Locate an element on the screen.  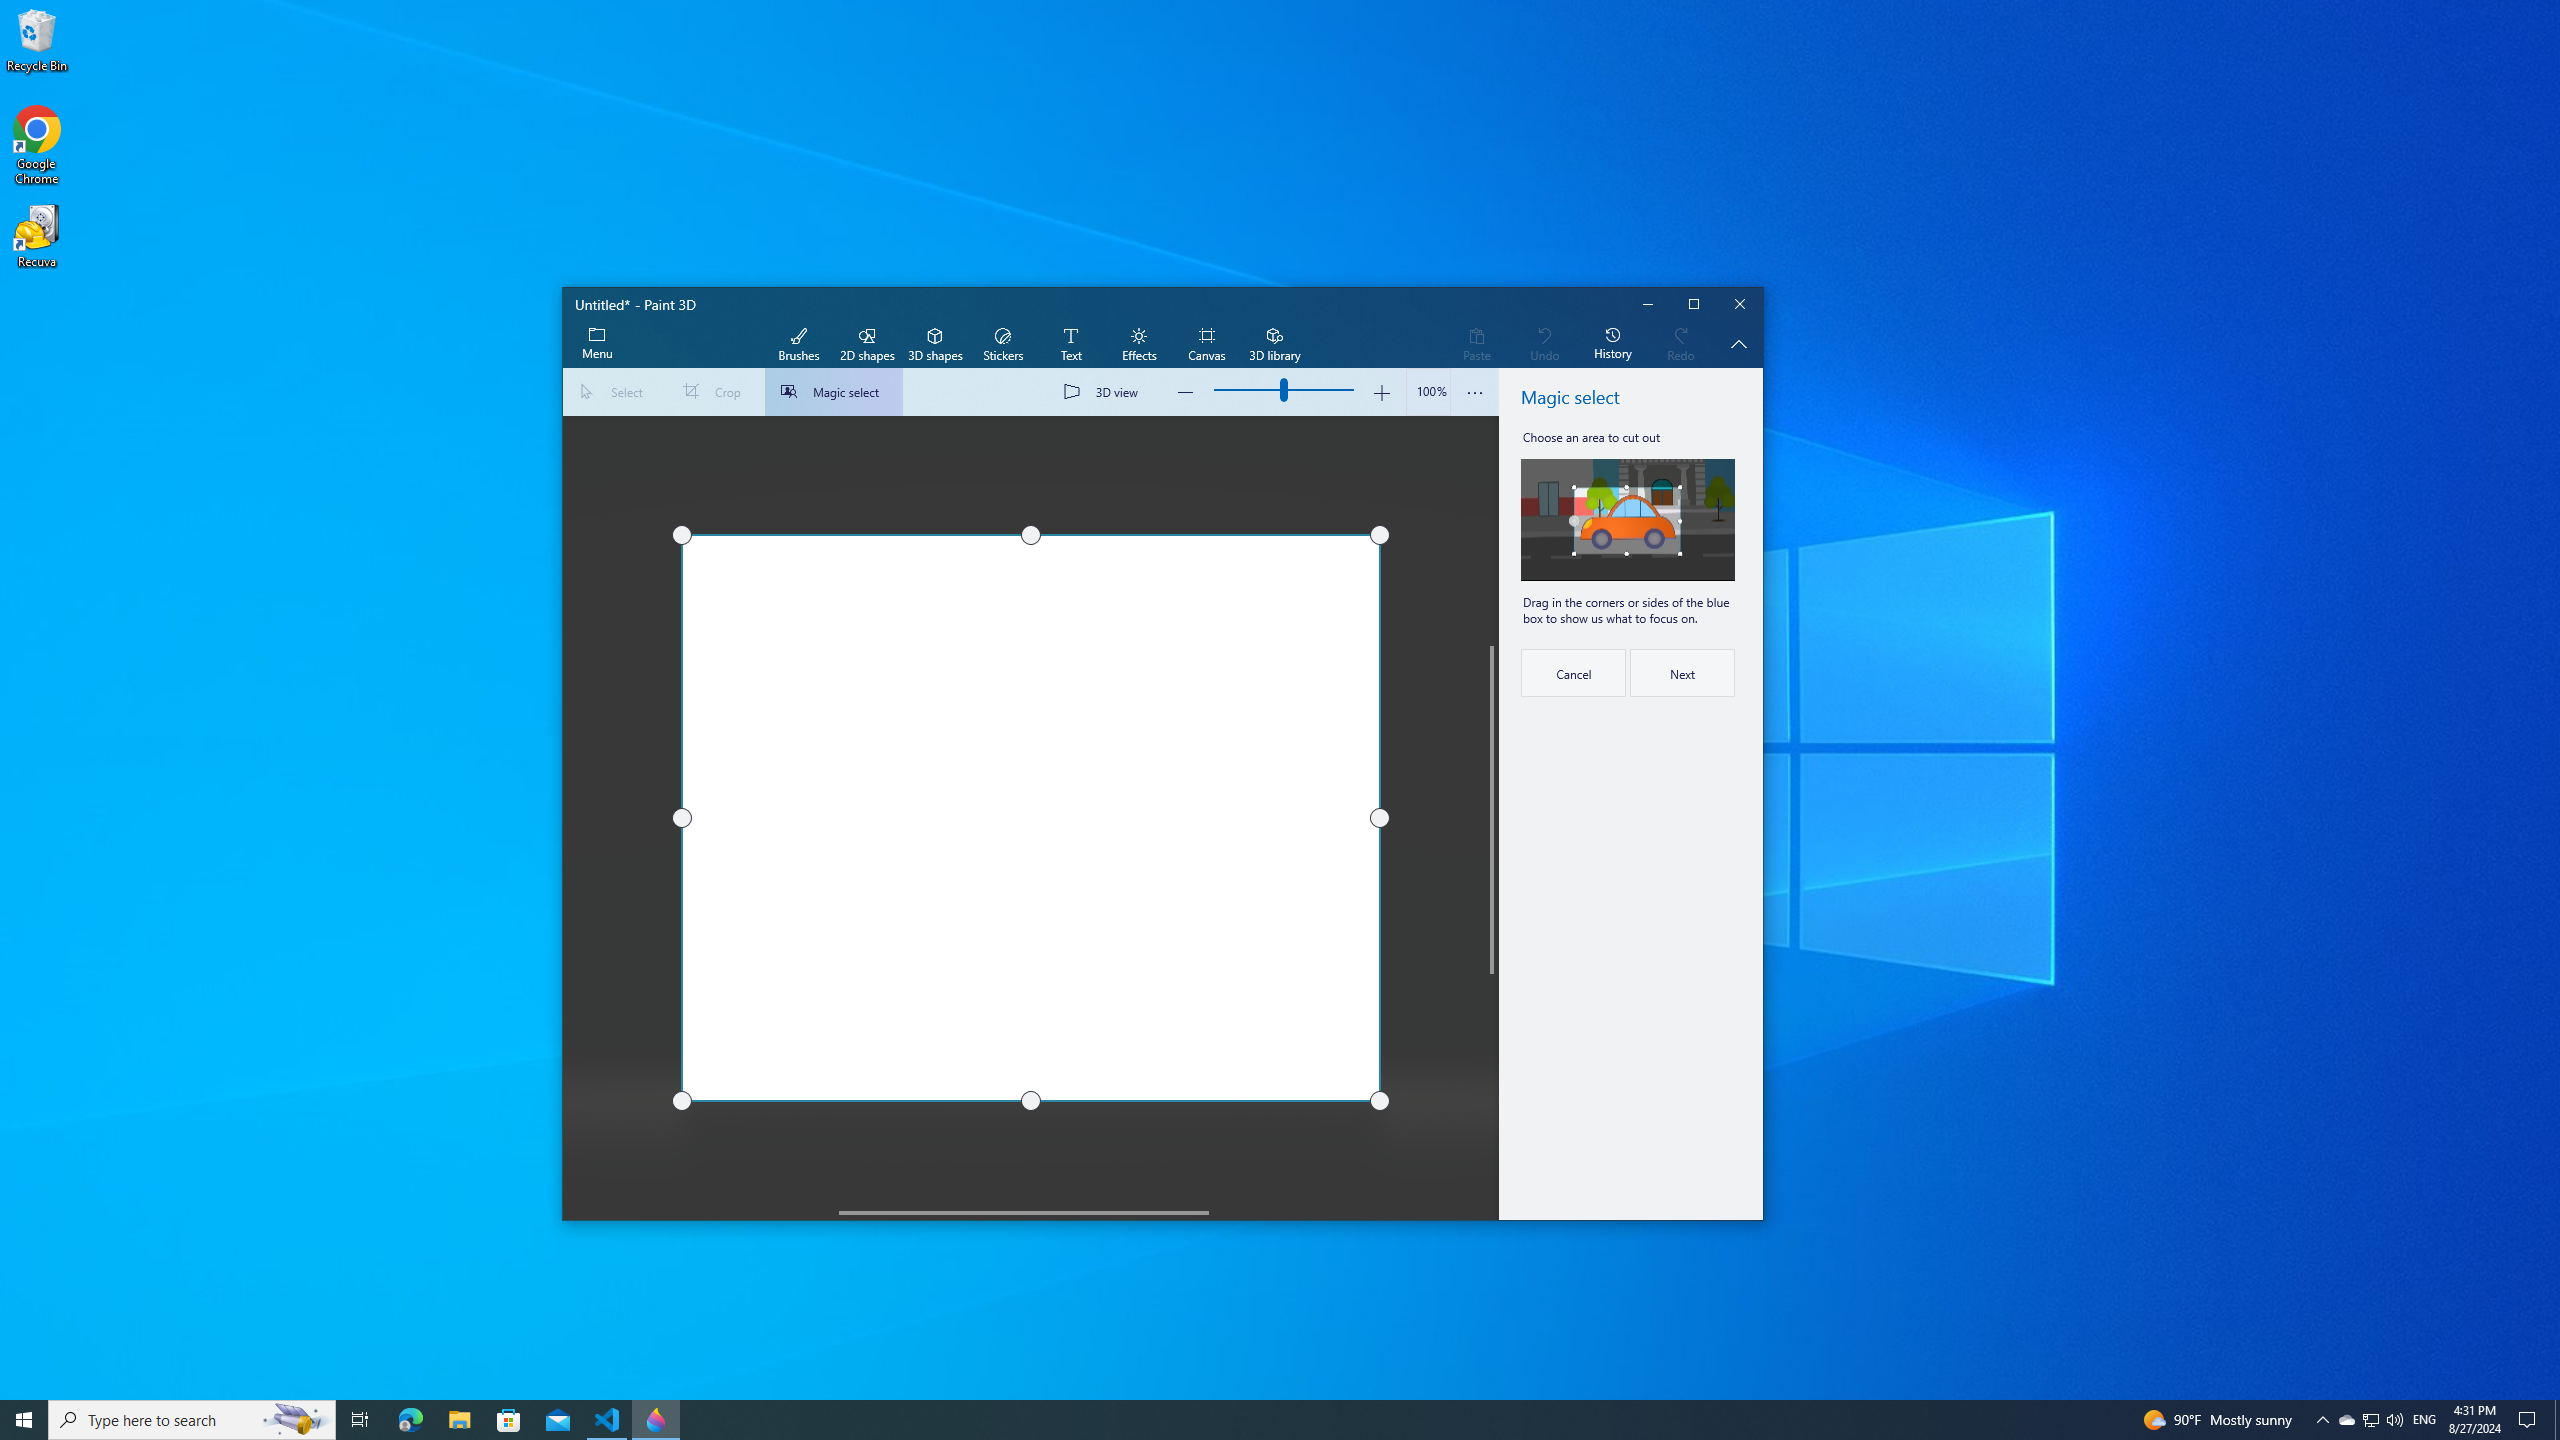
'Tray Input Indicator - English (United States)' is located at coordinates (2424, 1418).